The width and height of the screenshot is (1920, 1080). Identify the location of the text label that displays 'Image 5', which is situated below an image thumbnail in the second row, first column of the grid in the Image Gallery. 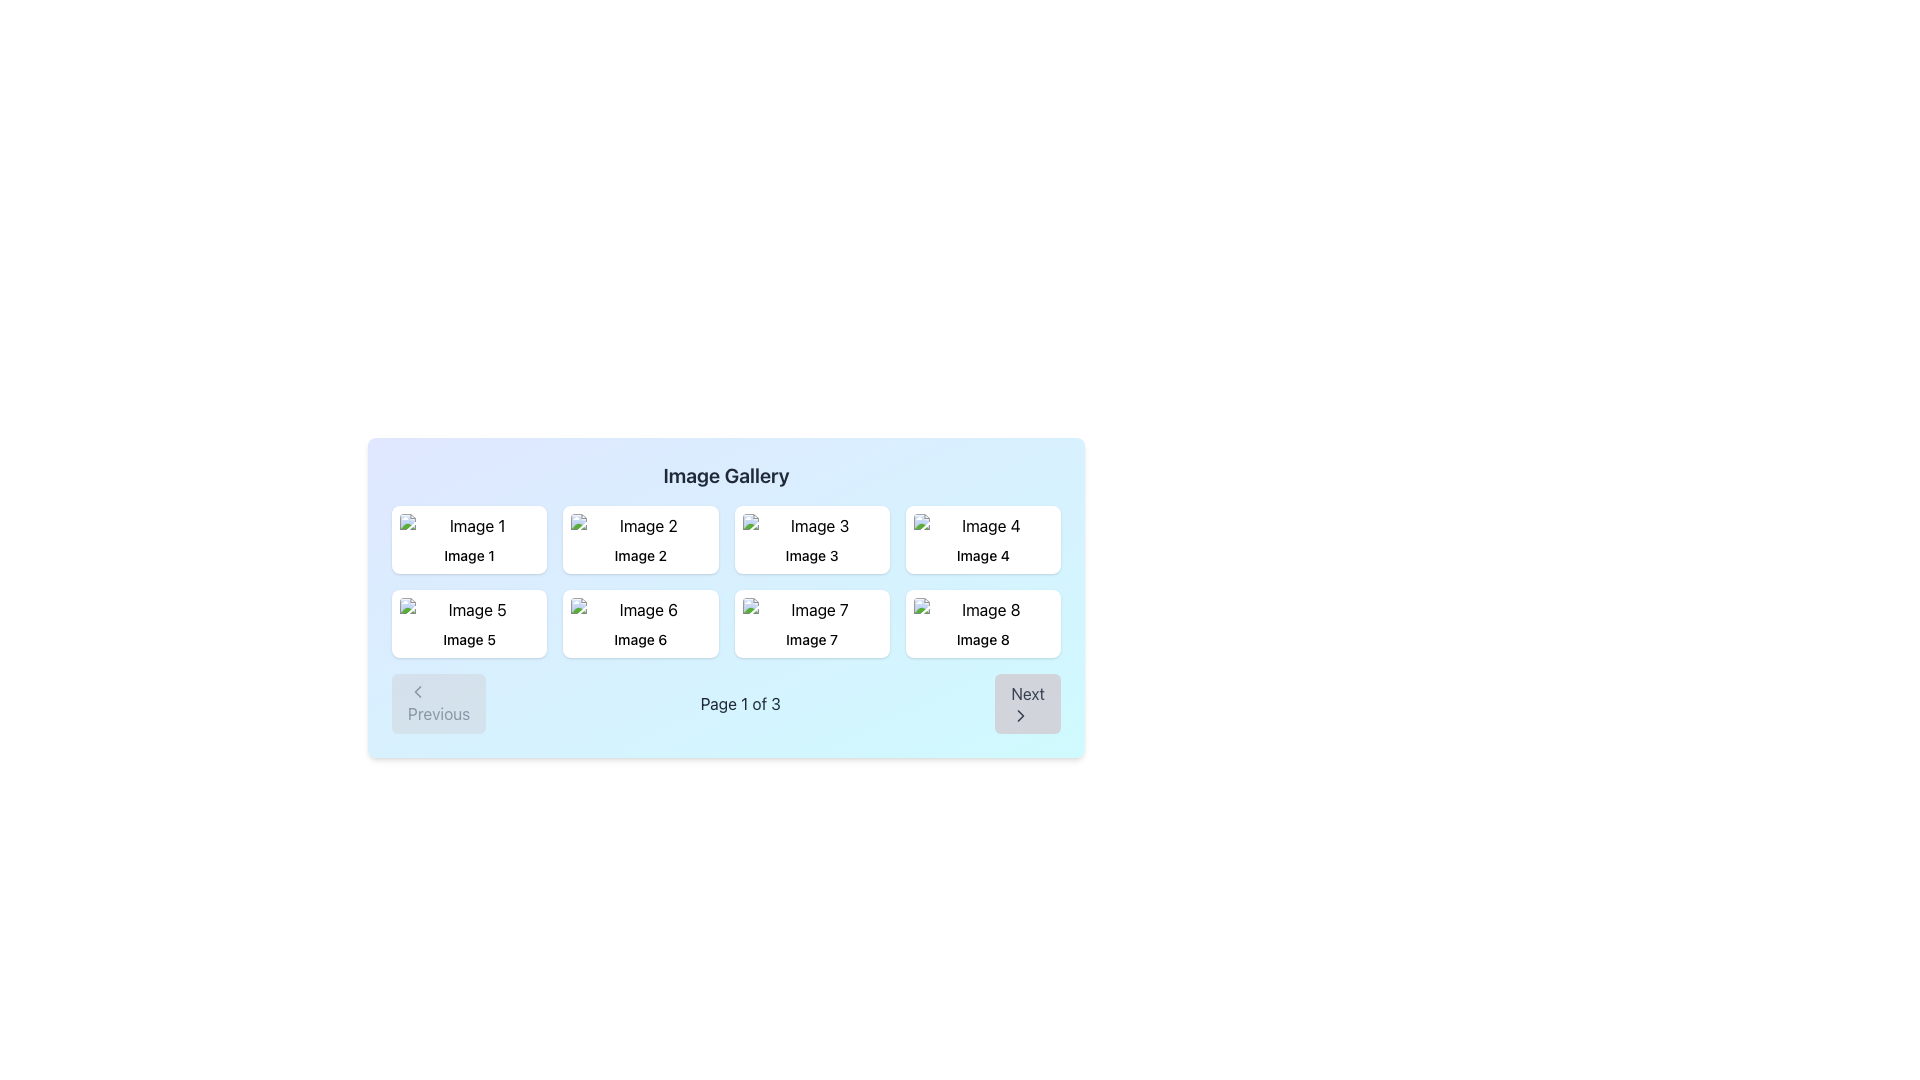
(468, 640).